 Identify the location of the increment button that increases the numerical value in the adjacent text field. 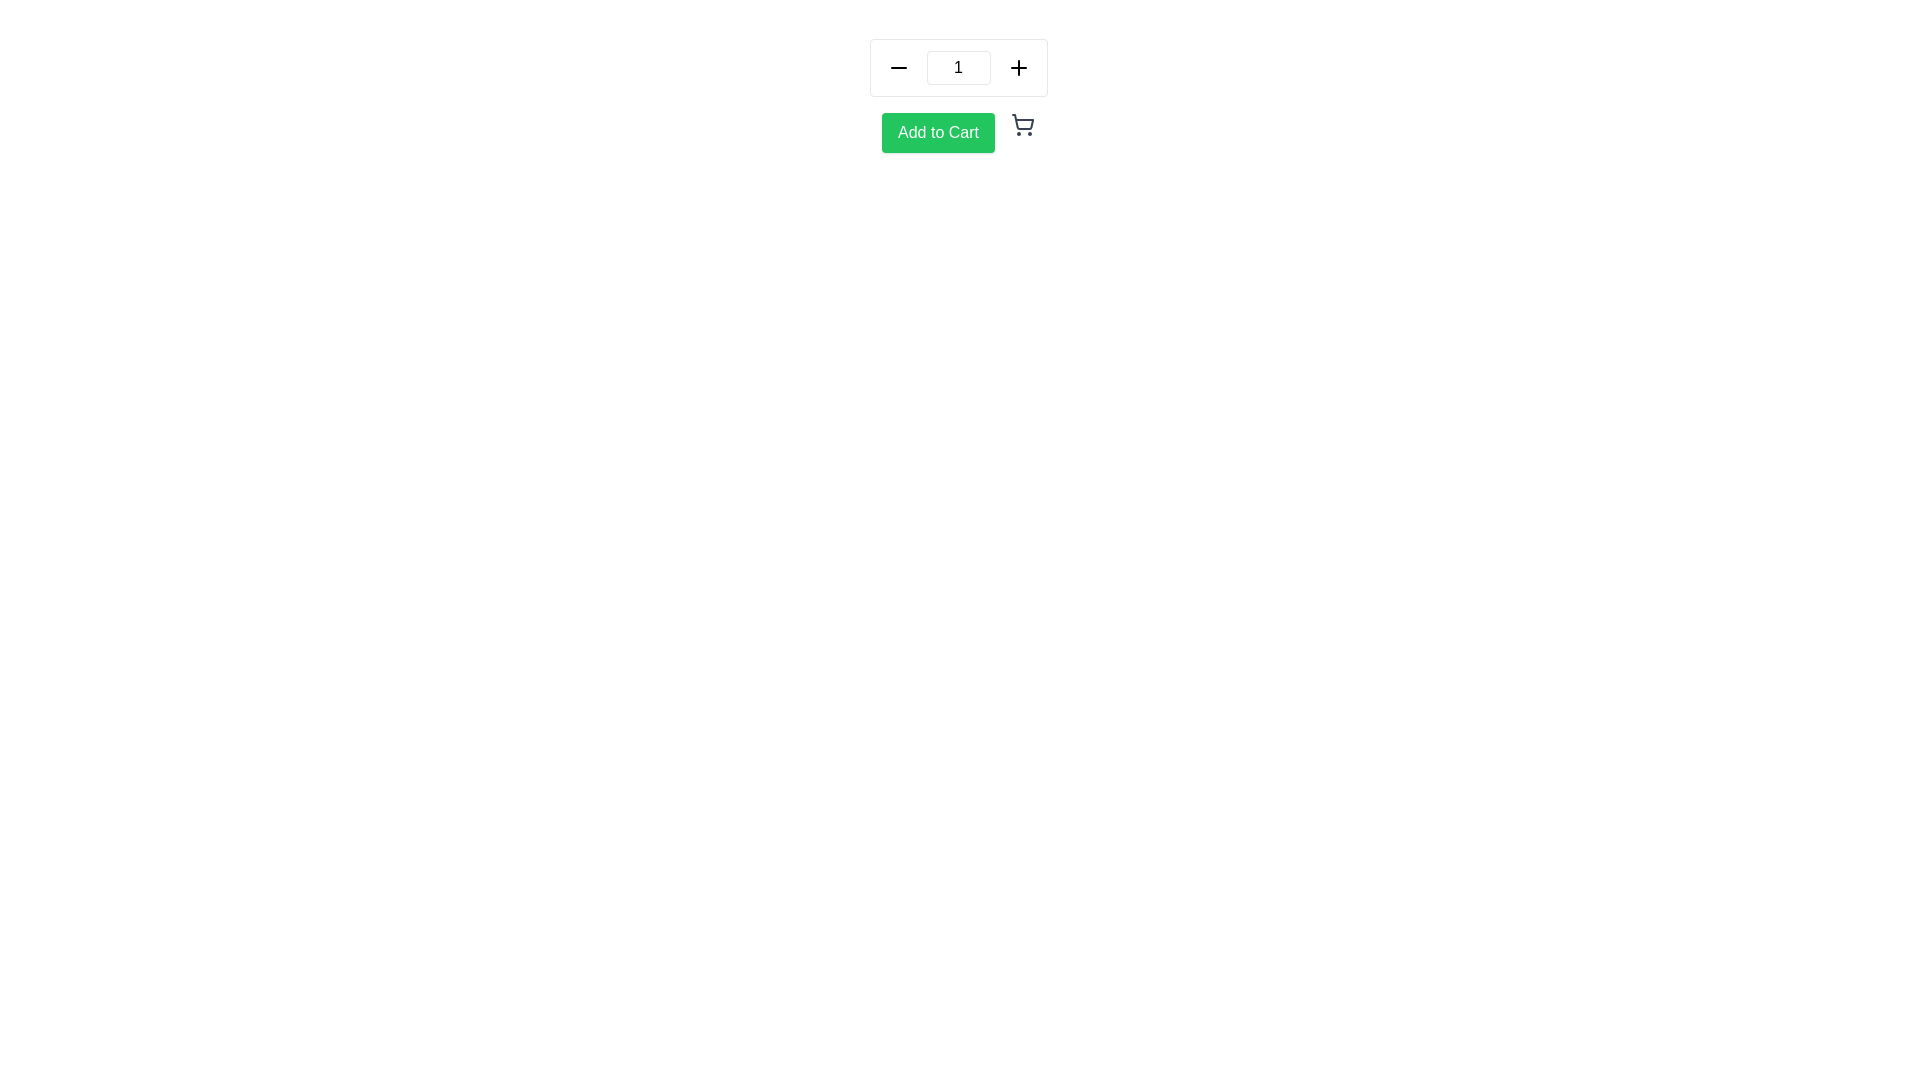
(1018, 67).